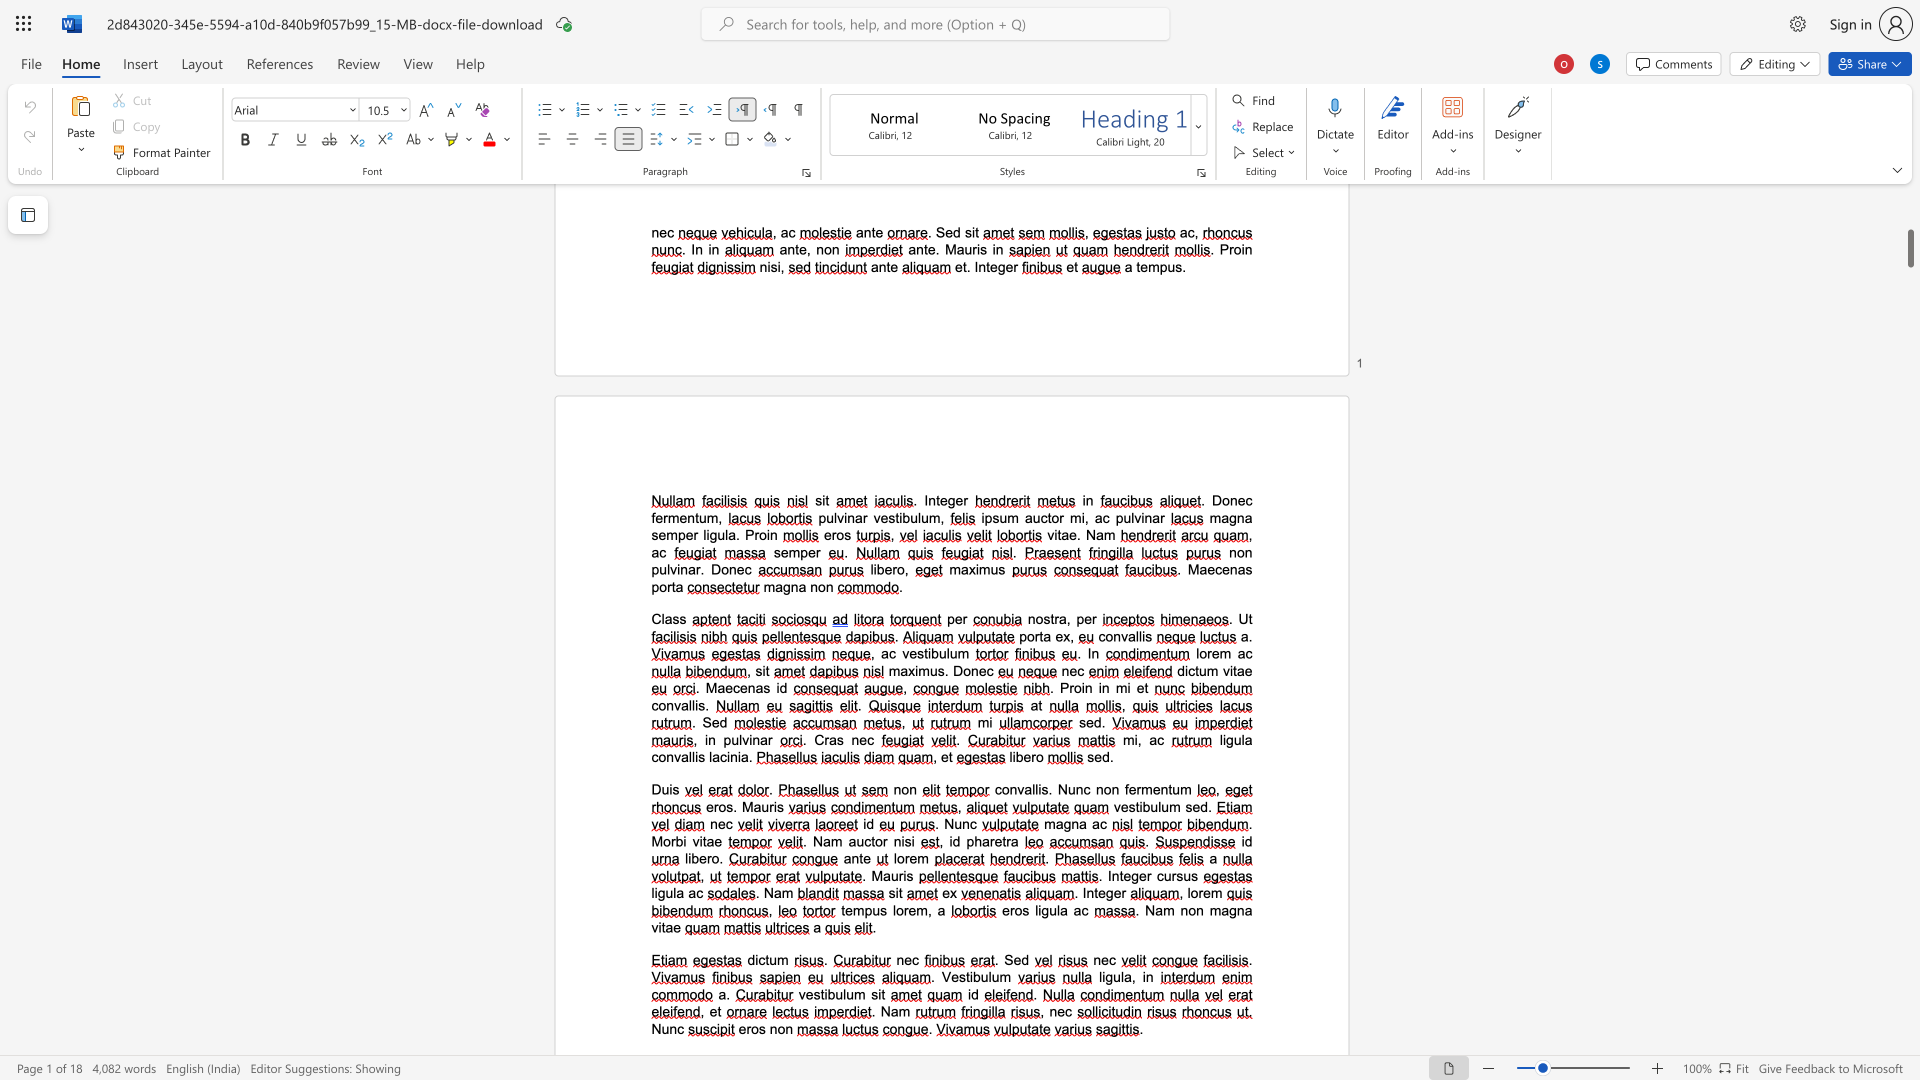 The width and height of the screenshot is (1920, 1080). What do you see at coordinates (1192, 805) in the screenshot?
I see `the space between the continuous character "s" and "e" in the text` at bounding box center [1192, 805].